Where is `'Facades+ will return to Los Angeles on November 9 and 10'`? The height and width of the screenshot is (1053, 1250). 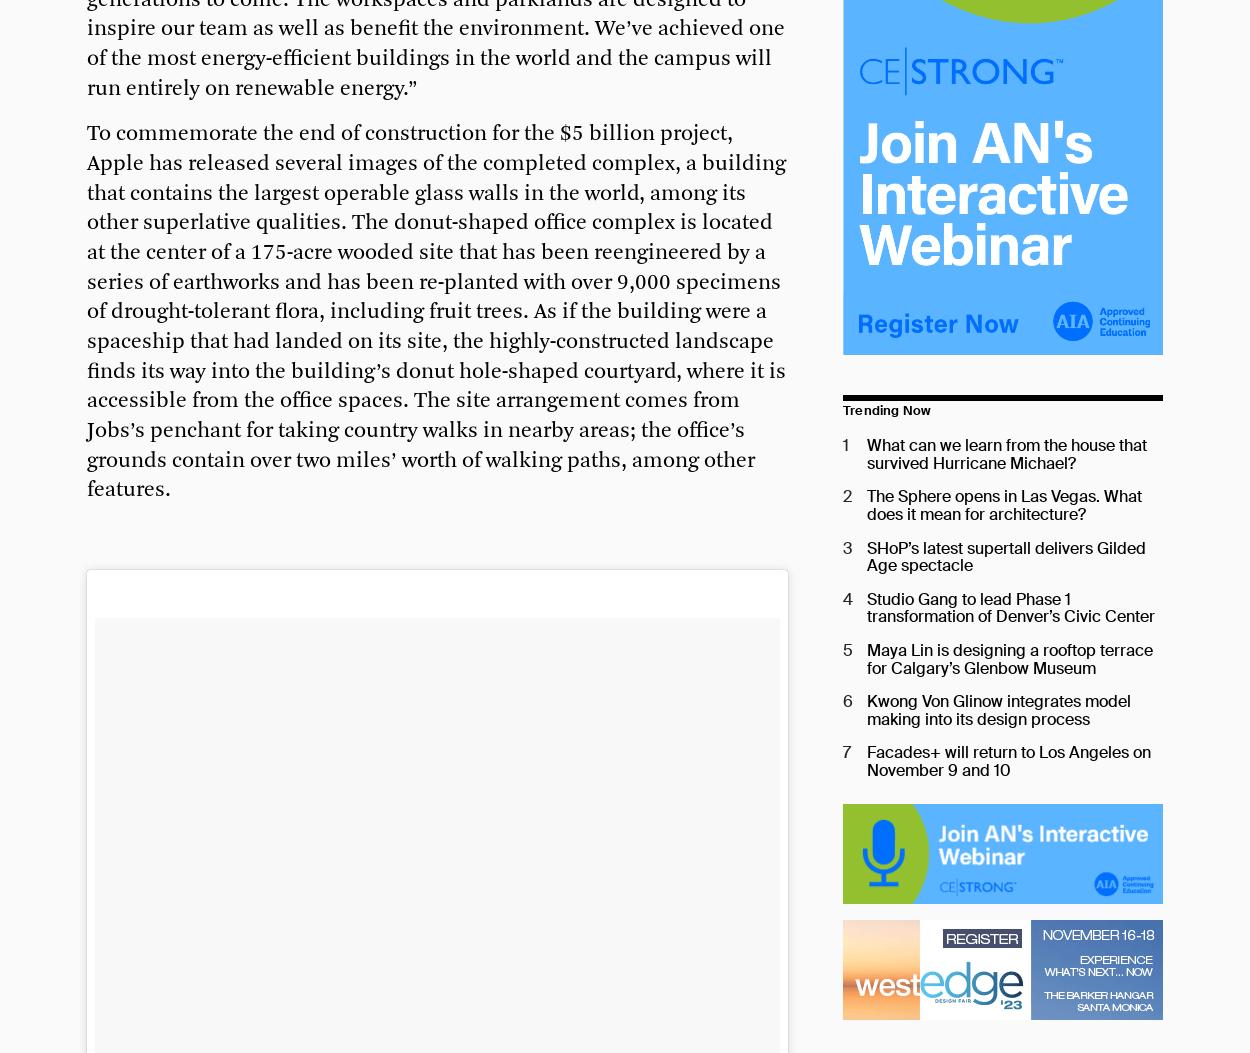 'Facades+ will return to Los Angeles on November 9 and 10' is located at coordinates (1008, 760).